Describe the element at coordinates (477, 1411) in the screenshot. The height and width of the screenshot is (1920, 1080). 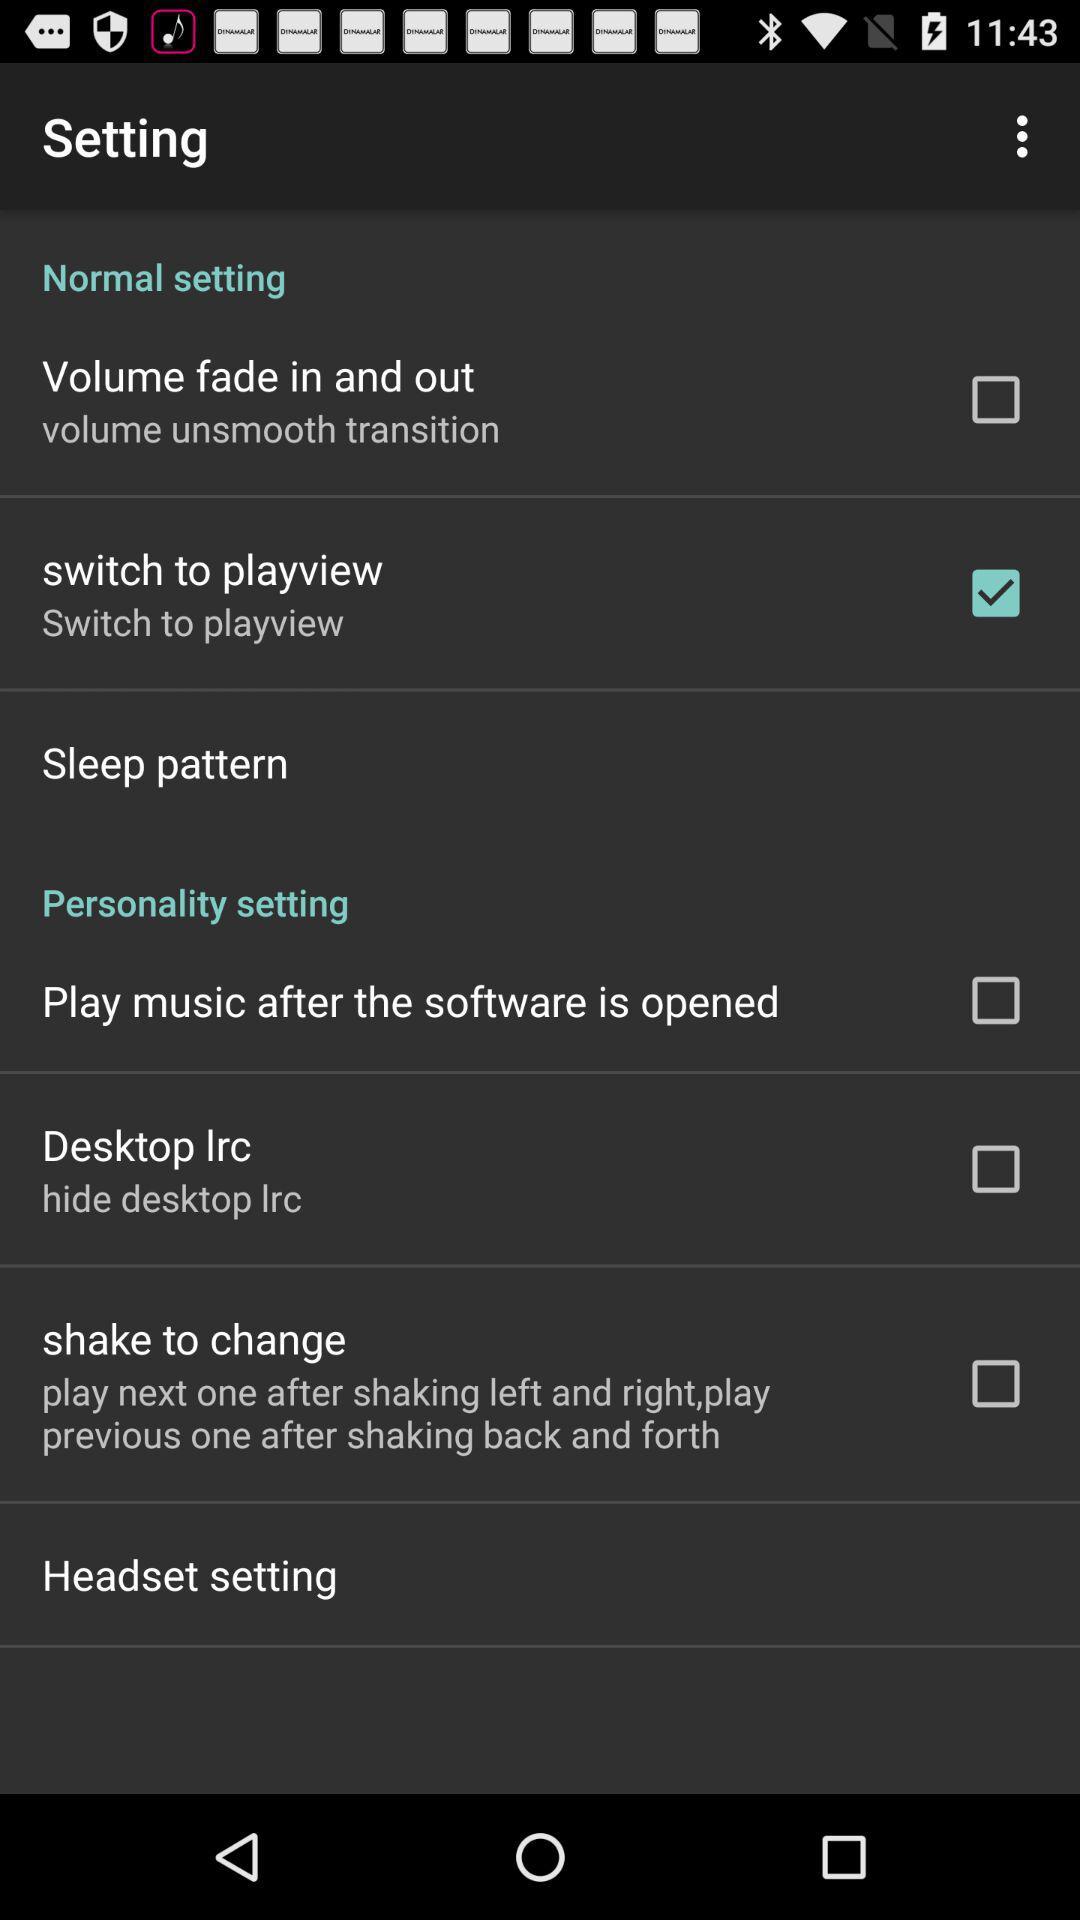
I see `the icon above headset setting app` at that location.